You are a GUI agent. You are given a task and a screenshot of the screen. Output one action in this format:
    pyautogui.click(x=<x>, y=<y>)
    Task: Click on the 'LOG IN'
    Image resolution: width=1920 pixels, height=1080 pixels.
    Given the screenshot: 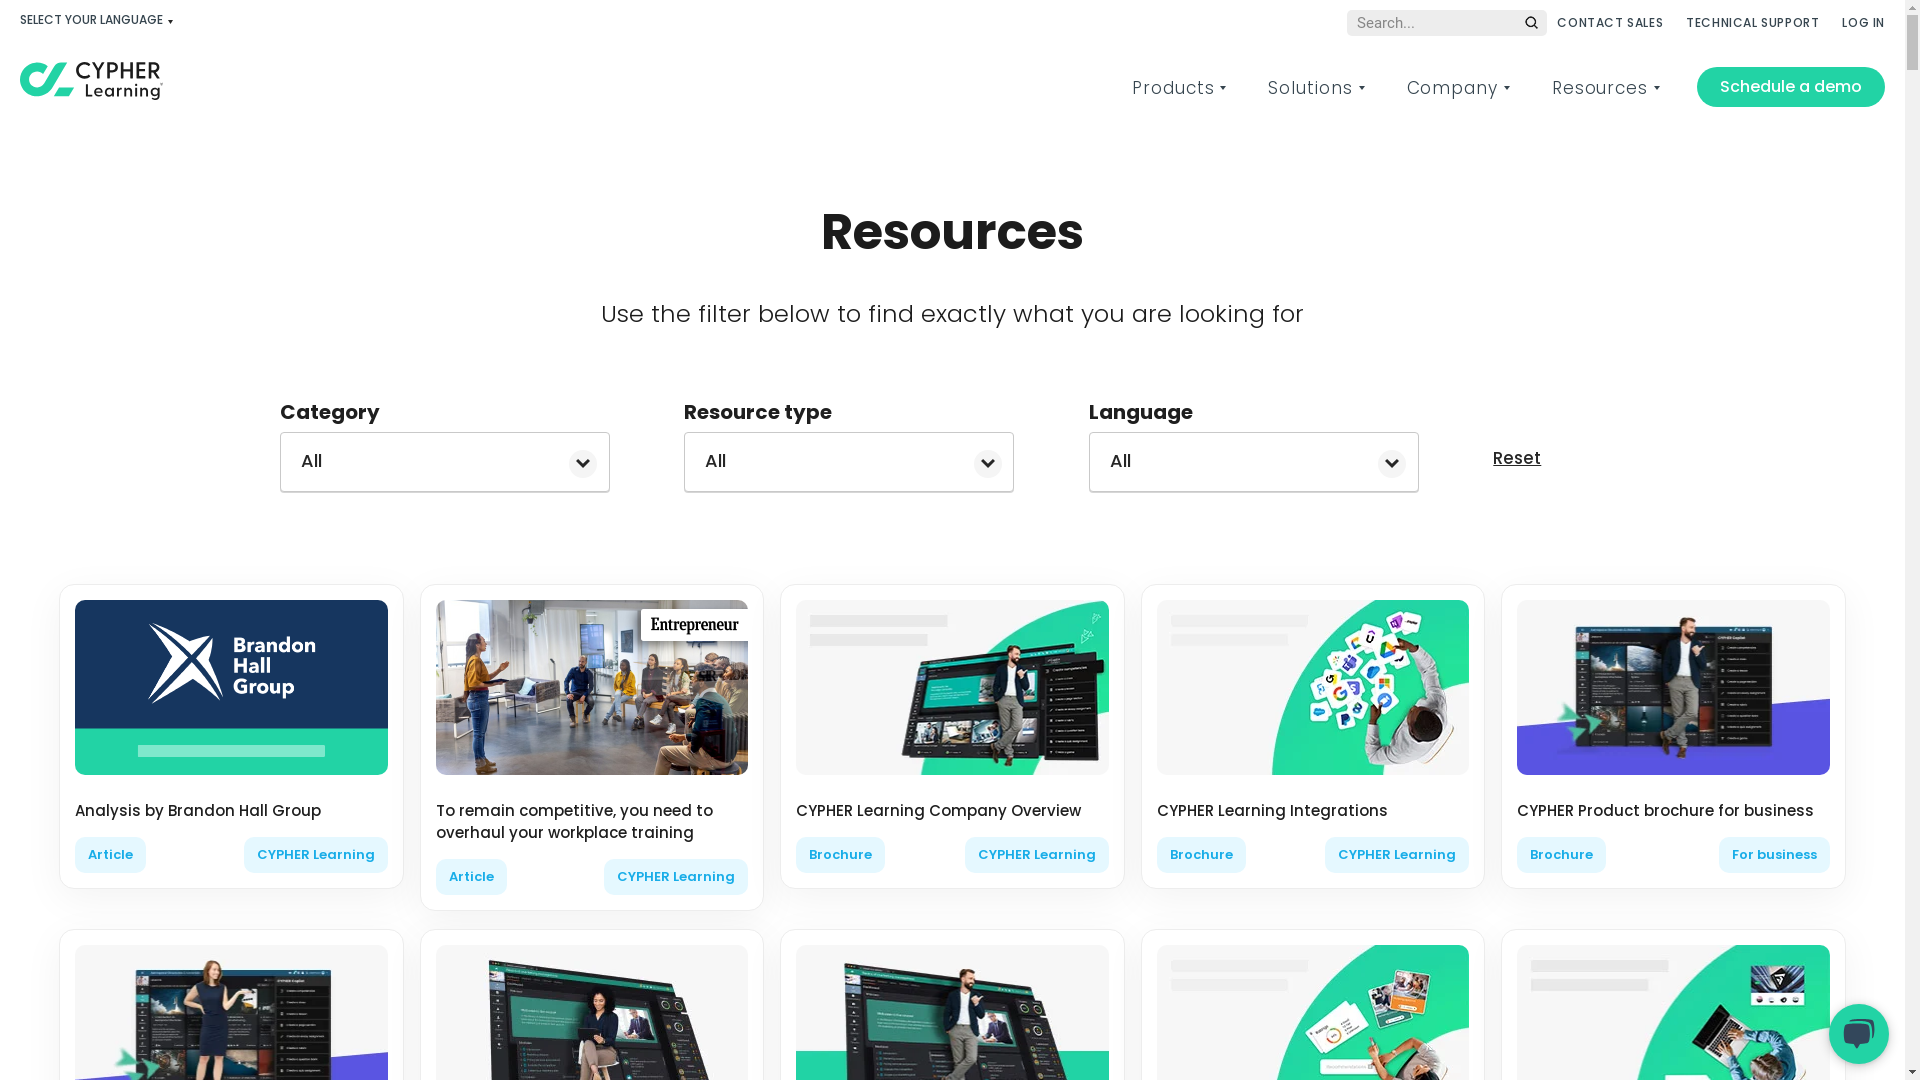 What is the action you would take?
    pyautogui.click(x=1862, y=22)
    